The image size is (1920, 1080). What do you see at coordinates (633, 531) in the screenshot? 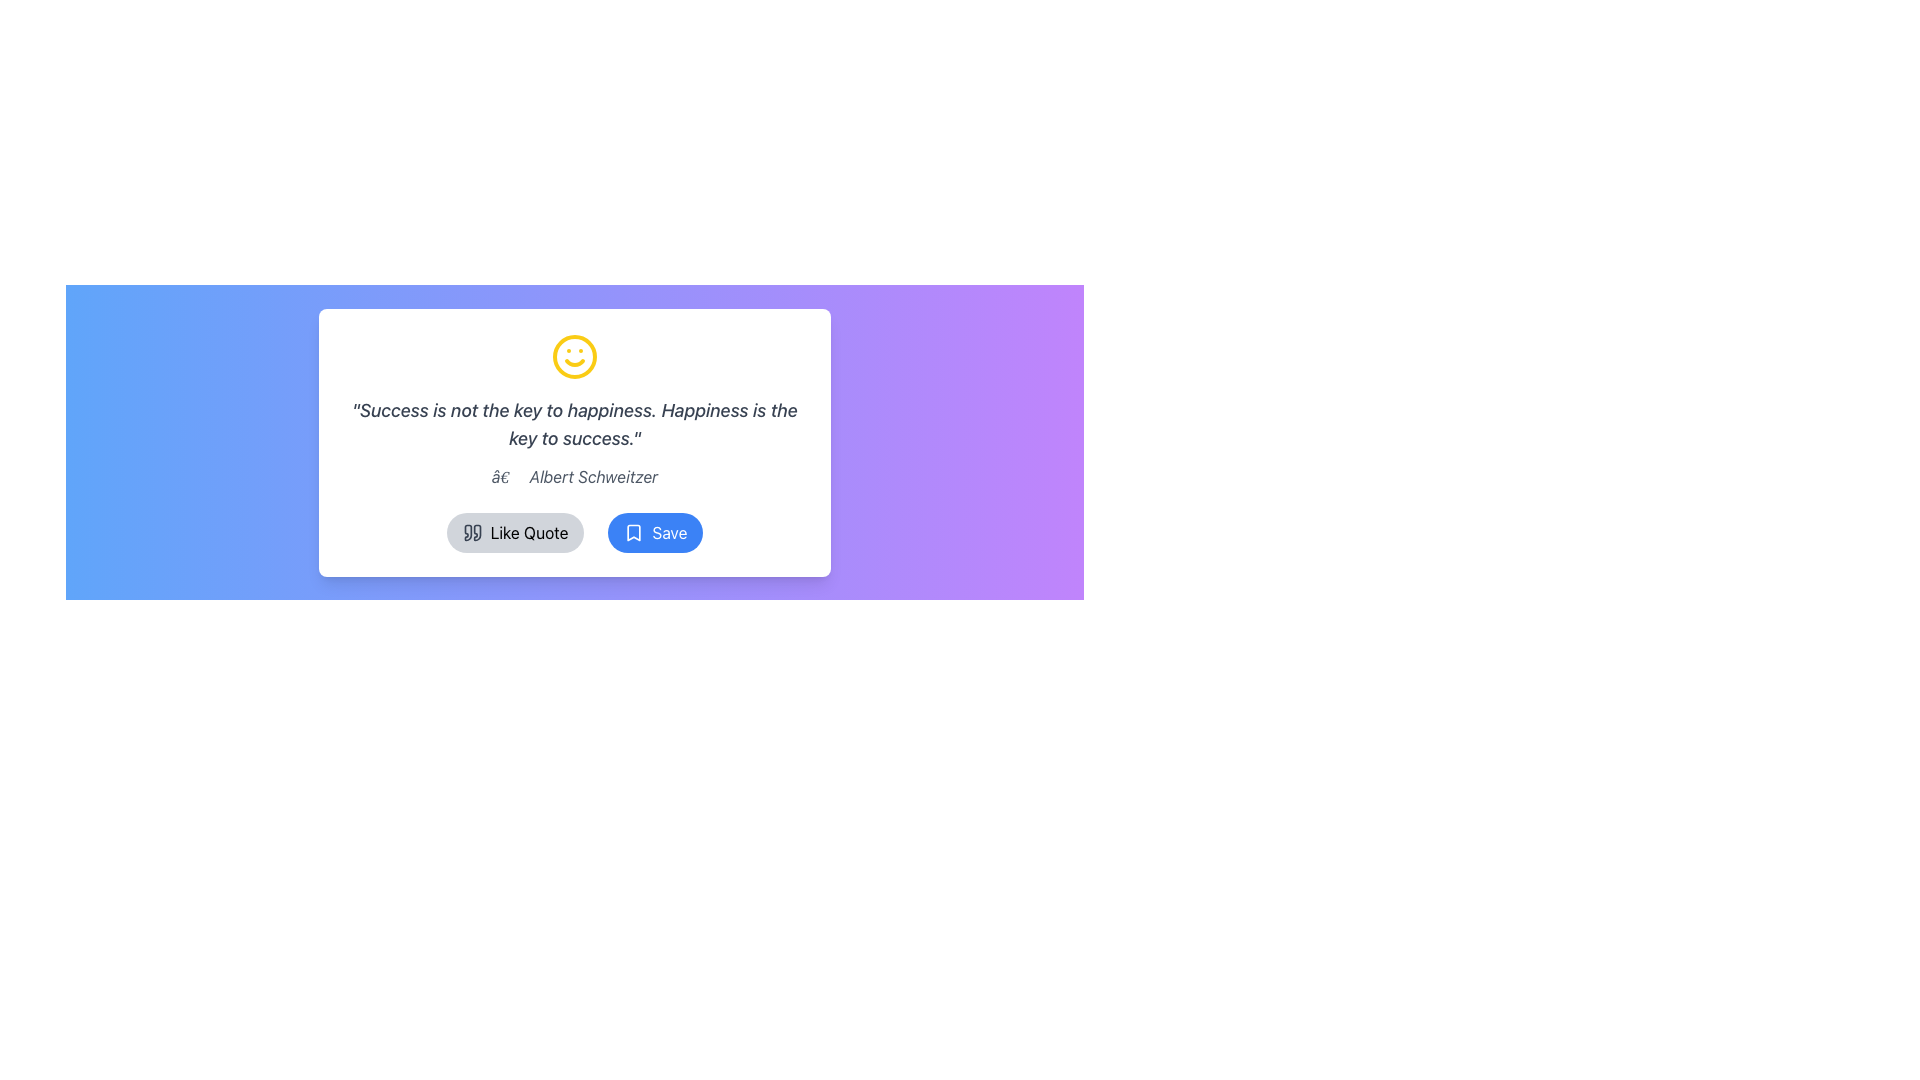
I see `the save icon located on the left side of the 'Save' button` at bounding box center [633, 531].